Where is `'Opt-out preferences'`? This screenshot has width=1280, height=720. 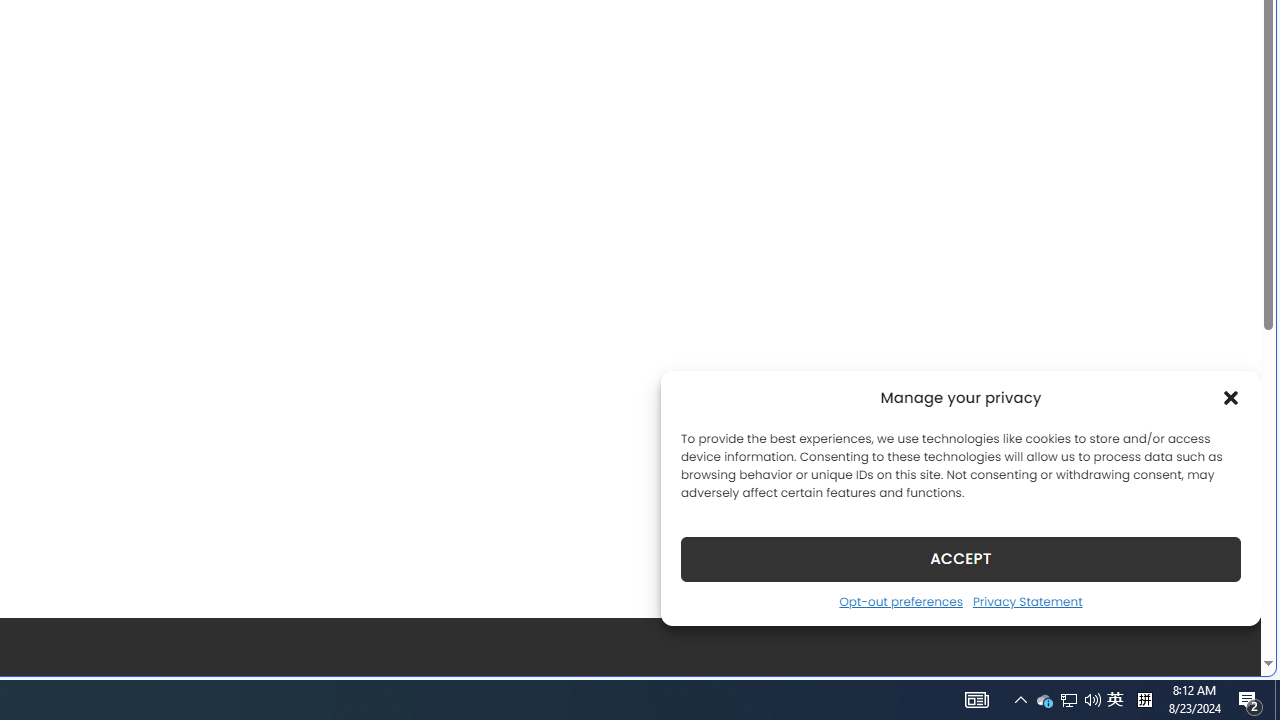
'Opt-out preferences' is located at coordinates (899, 600).